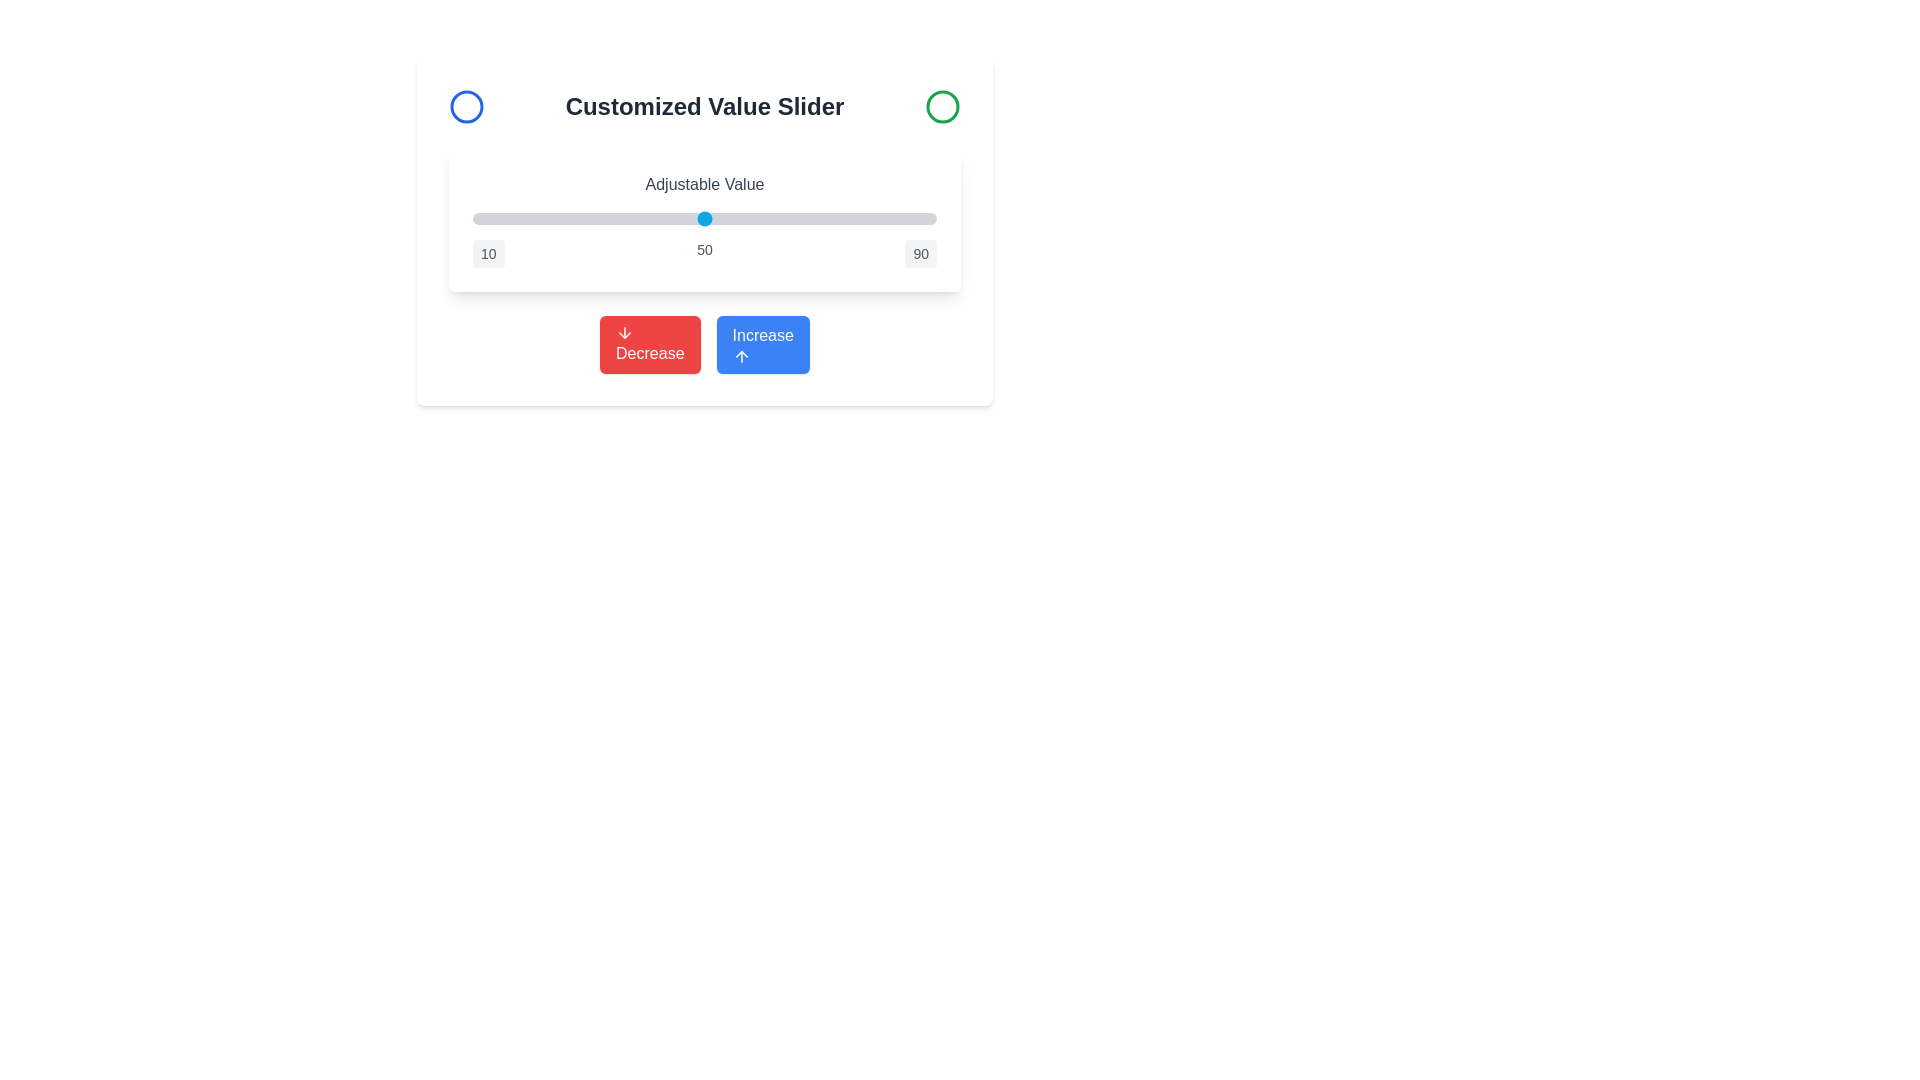 The image size is (1920, 1080). Describe the element at coordinates (815, 219) in the screenshot. I see `adjustable value` at that location.